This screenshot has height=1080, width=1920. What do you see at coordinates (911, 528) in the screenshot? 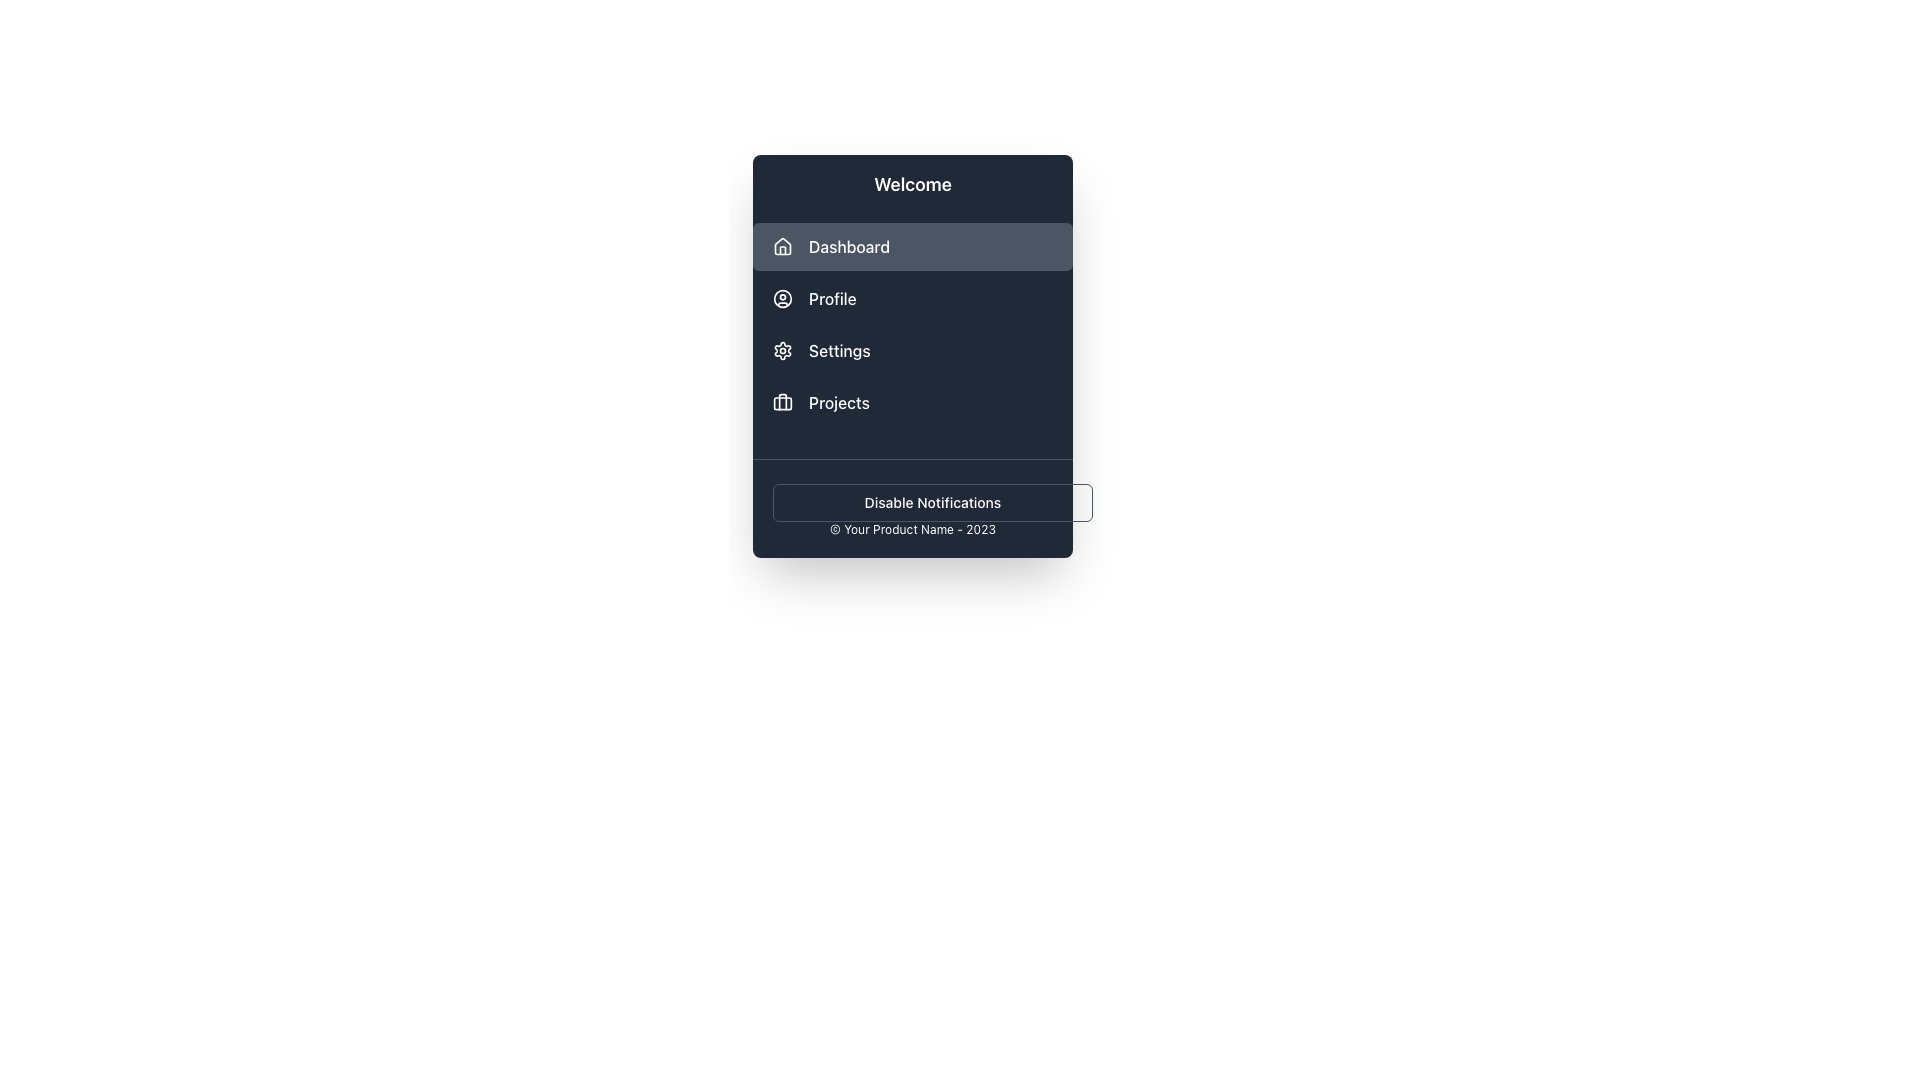
I see `text displayed in the small font size label that shows '© Your Product Name - 2023', located at the bottom of the dark-themed menu interface` at bounding box center [911, 528].